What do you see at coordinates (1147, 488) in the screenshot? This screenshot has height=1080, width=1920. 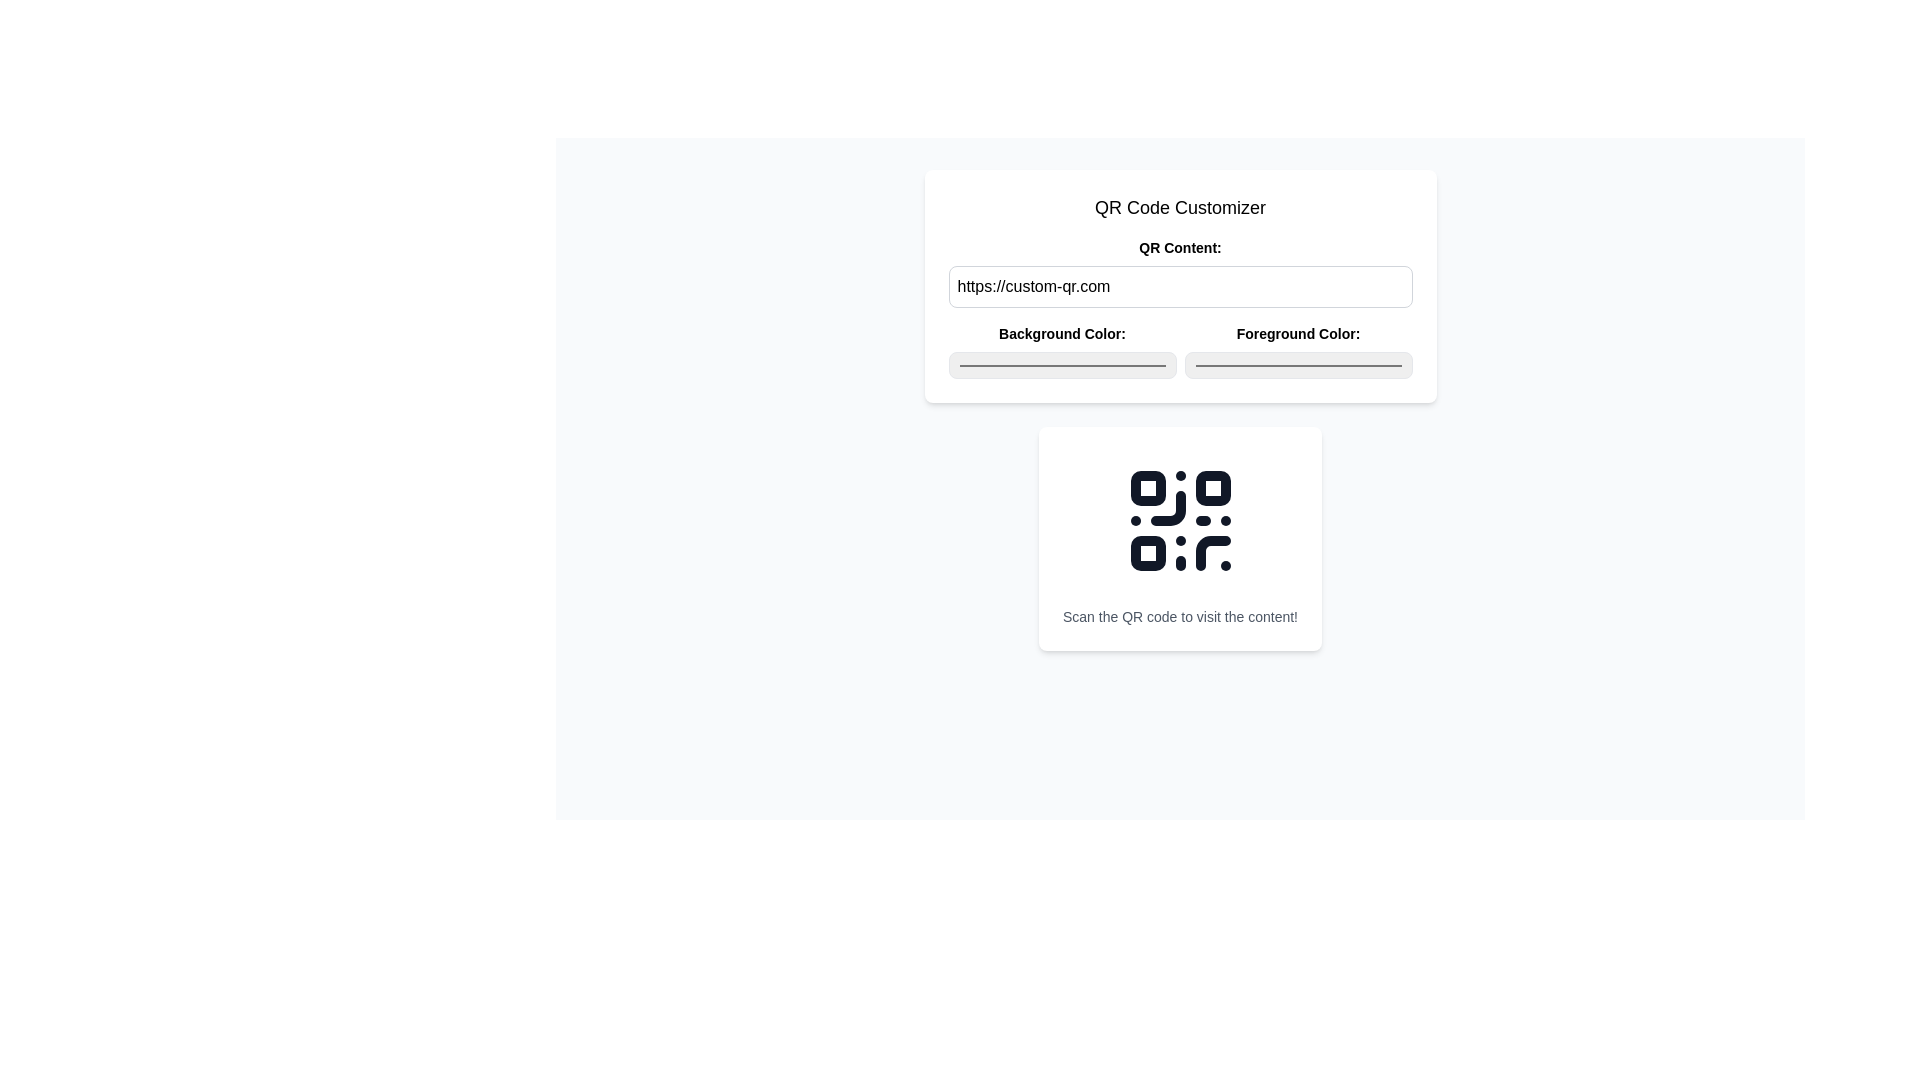 I see `the top-left square of the QR code structure, which is part of the scannable pattern necessary for QR identification` at bounding box center [1147, 488].